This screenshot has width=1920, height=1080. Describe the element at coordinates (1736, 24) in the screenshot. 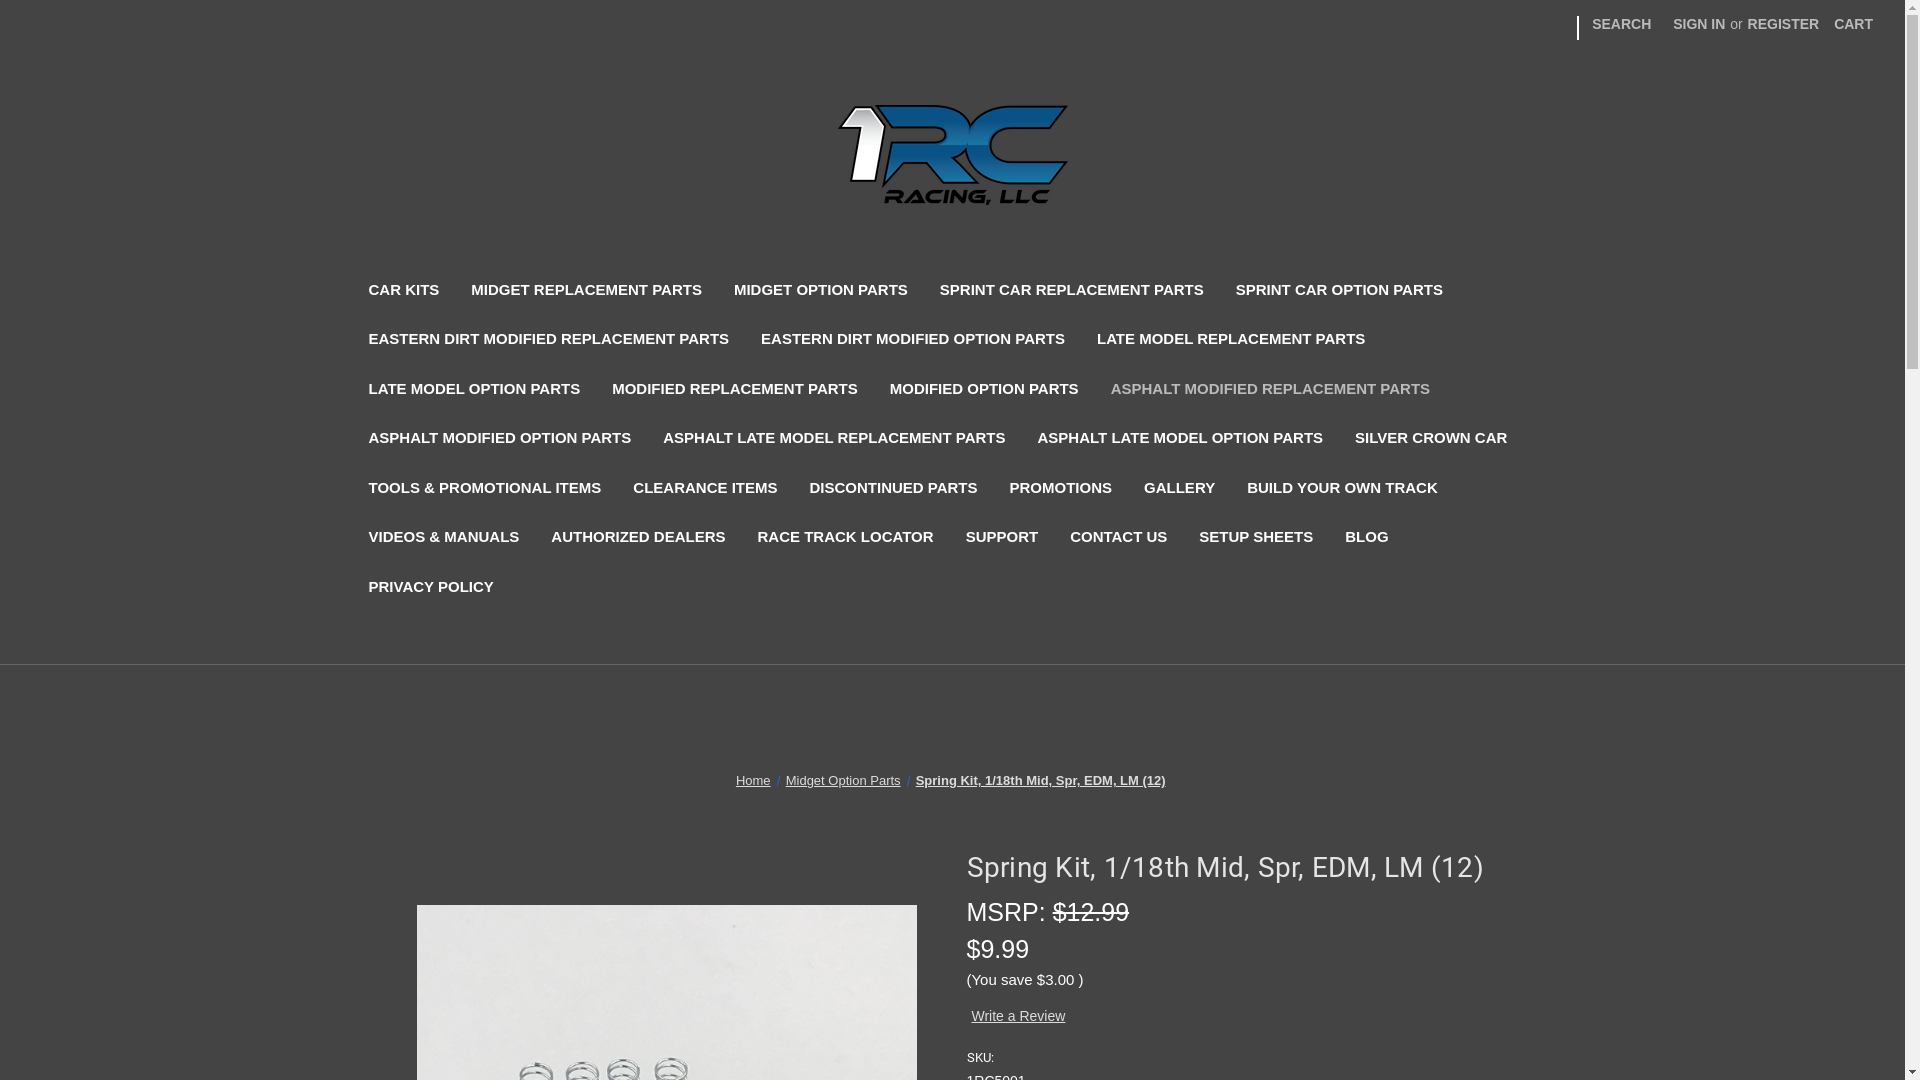

I see `'REGISTER'` at that location.